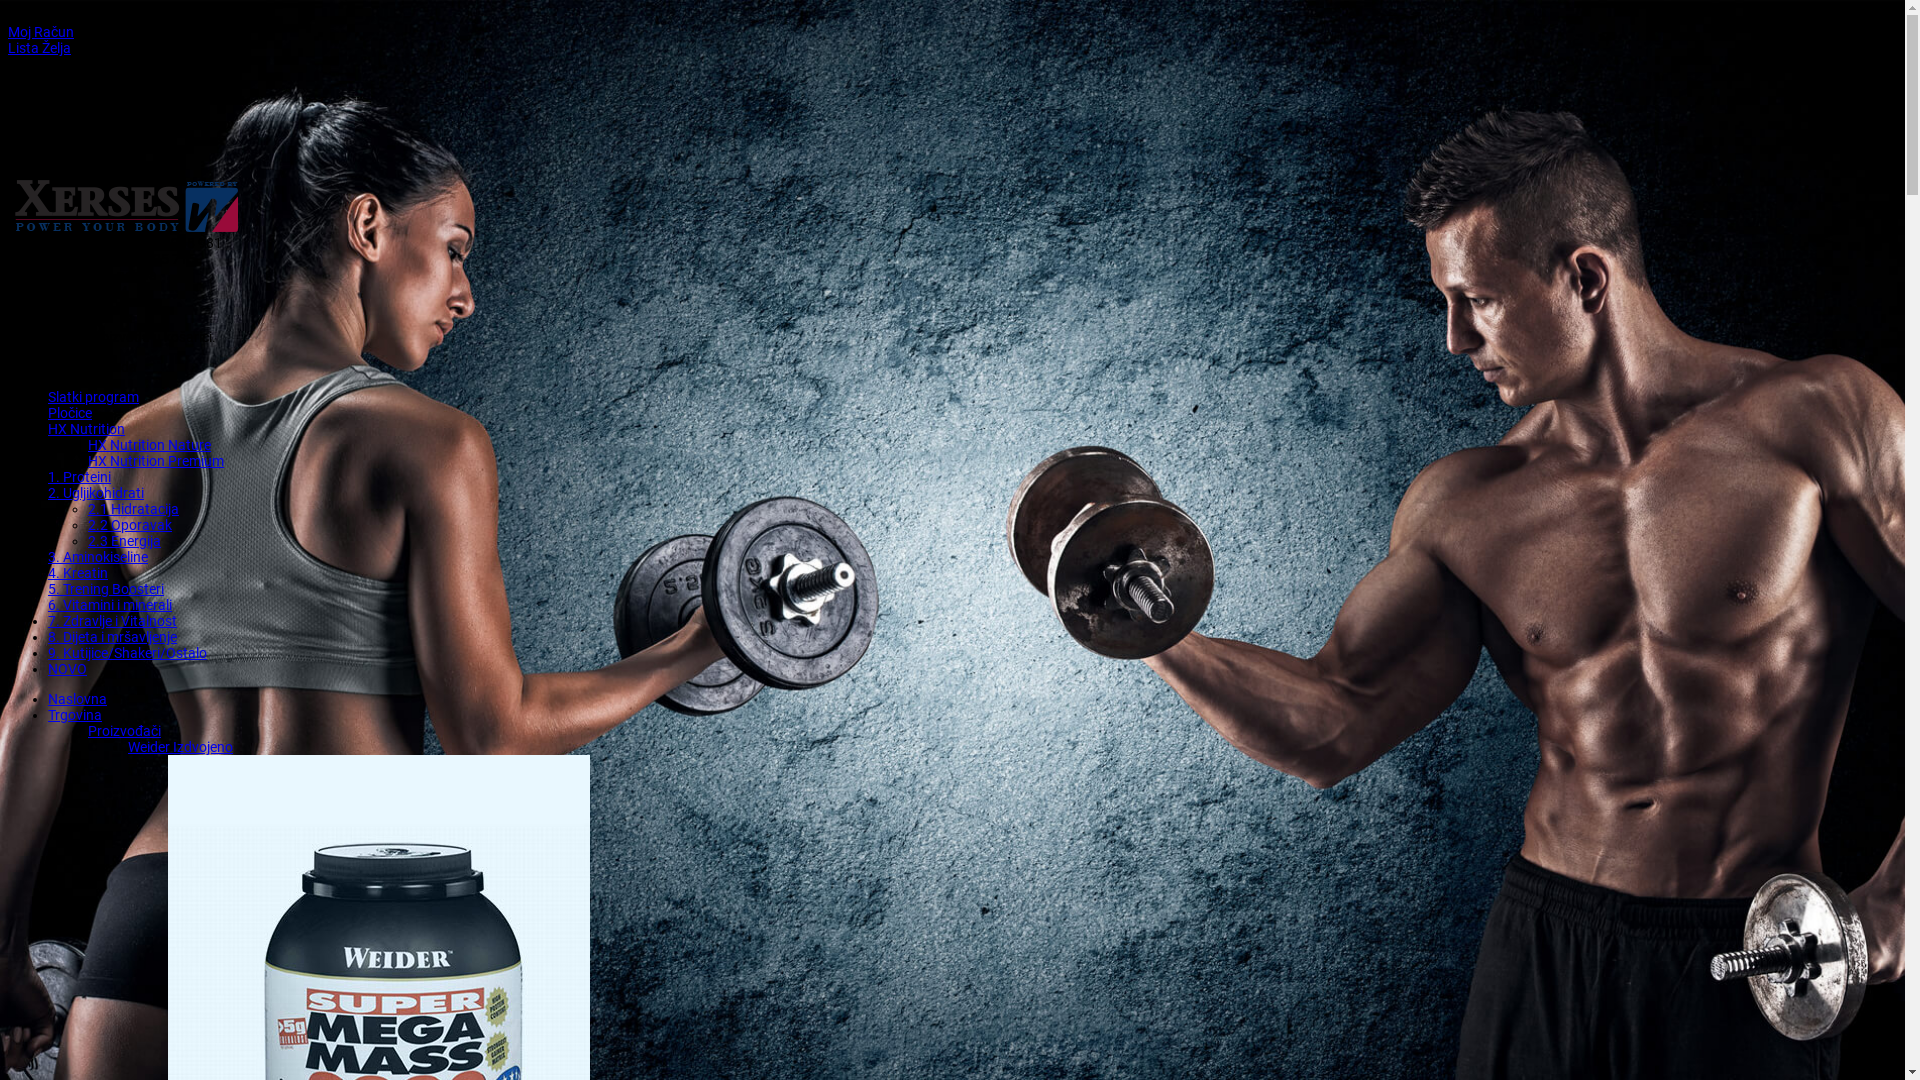 This screenshot has width=1920, height=1080. Describe the element at coordinates (85, 427) in the screenshot. I see `'HX Nutrition'` at that location.